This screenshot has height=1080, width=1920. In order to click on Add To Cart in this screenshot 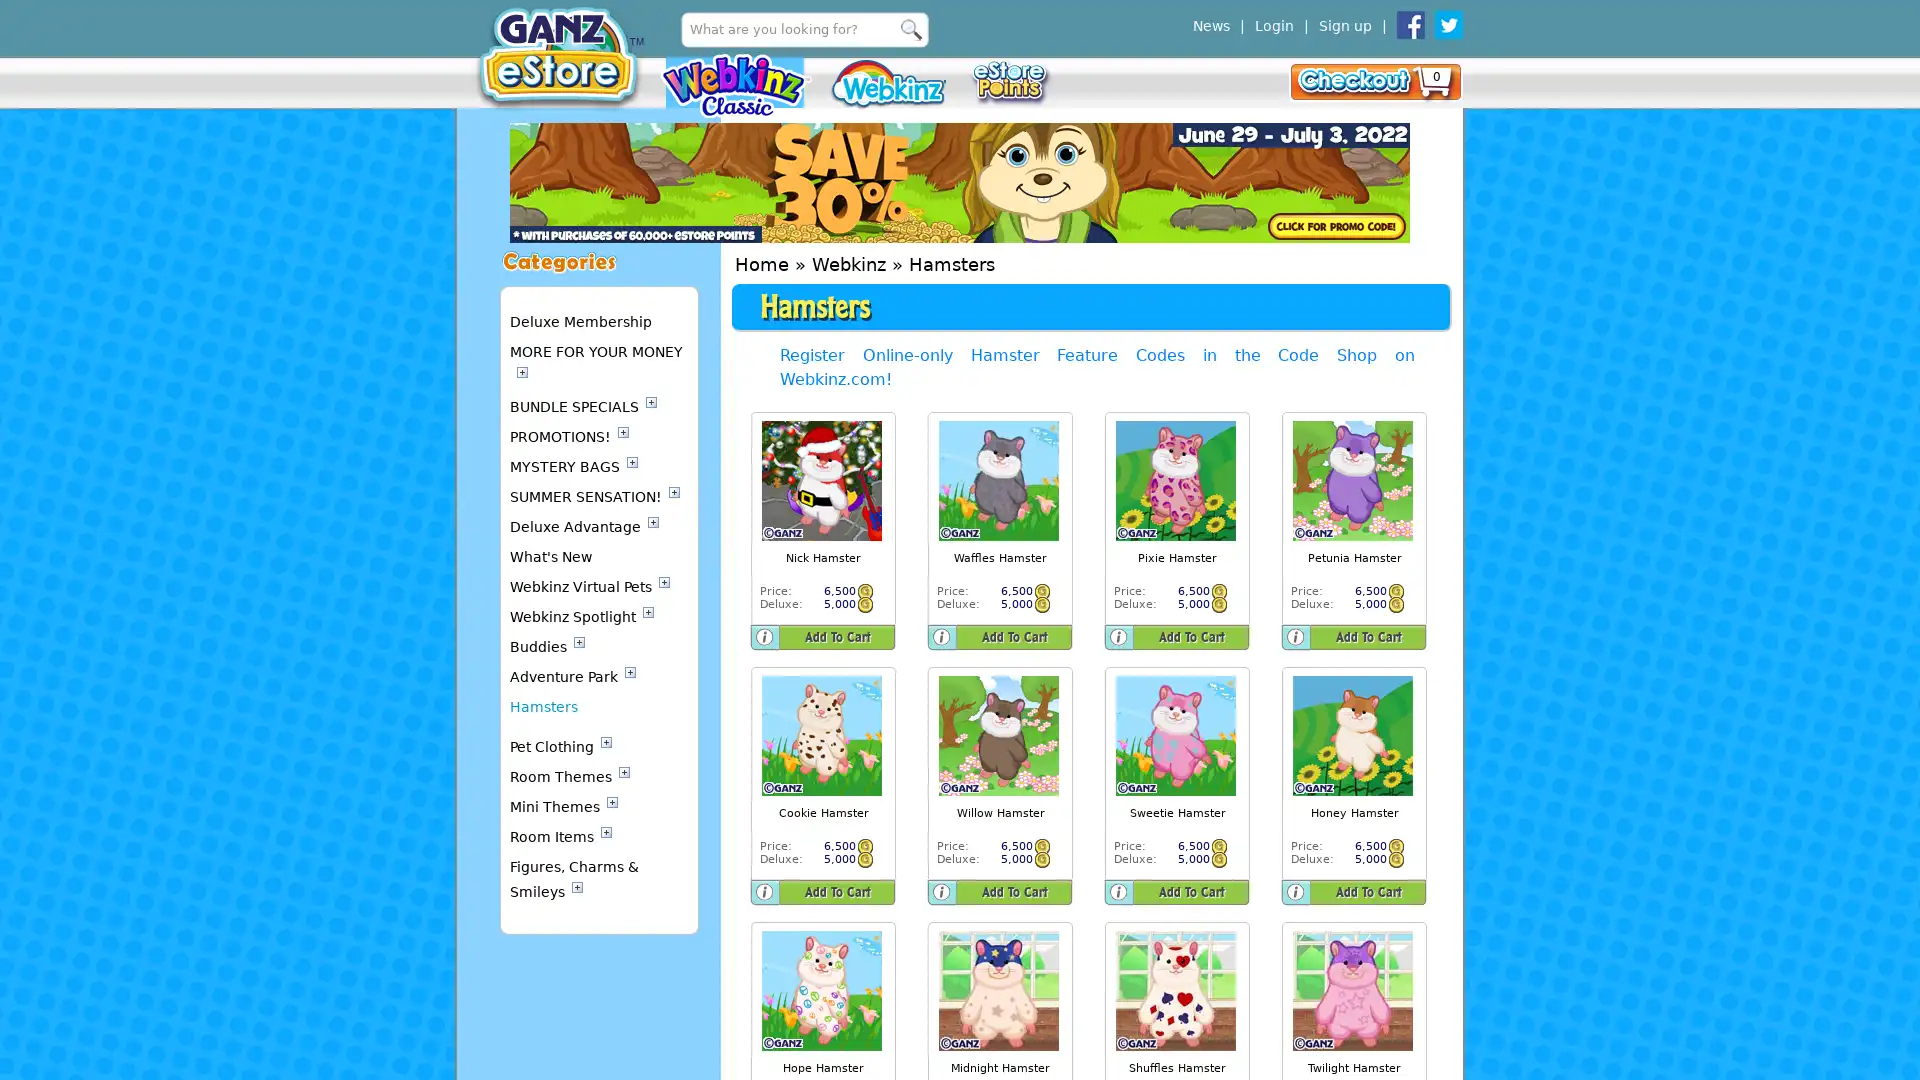, I will do `click(1014, 636)`.